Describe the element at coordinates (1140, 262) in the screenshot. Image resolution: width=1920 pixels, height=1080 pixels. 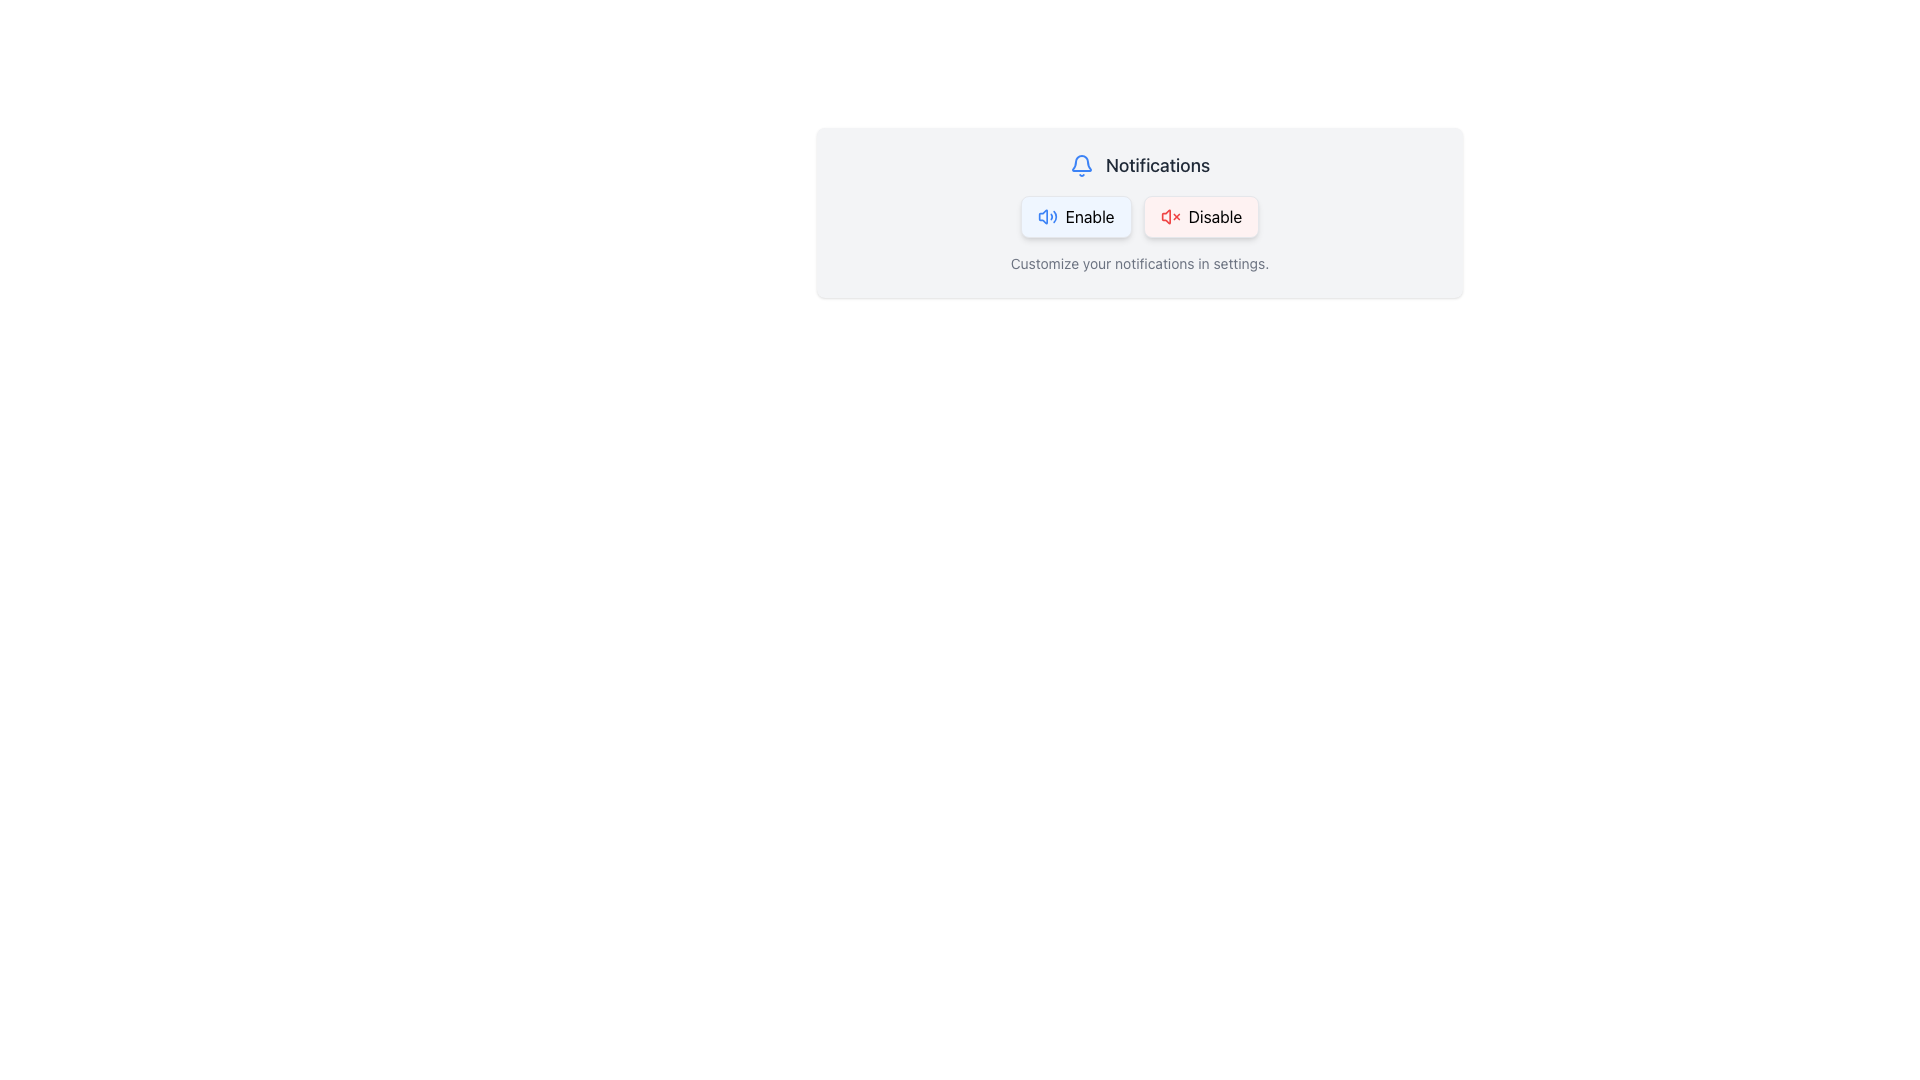
I see `the informational note text that indicates options for customizing notification settings, located beneath the 'Enable' and 'Disable' buttons in the notification configuration card` at that location.